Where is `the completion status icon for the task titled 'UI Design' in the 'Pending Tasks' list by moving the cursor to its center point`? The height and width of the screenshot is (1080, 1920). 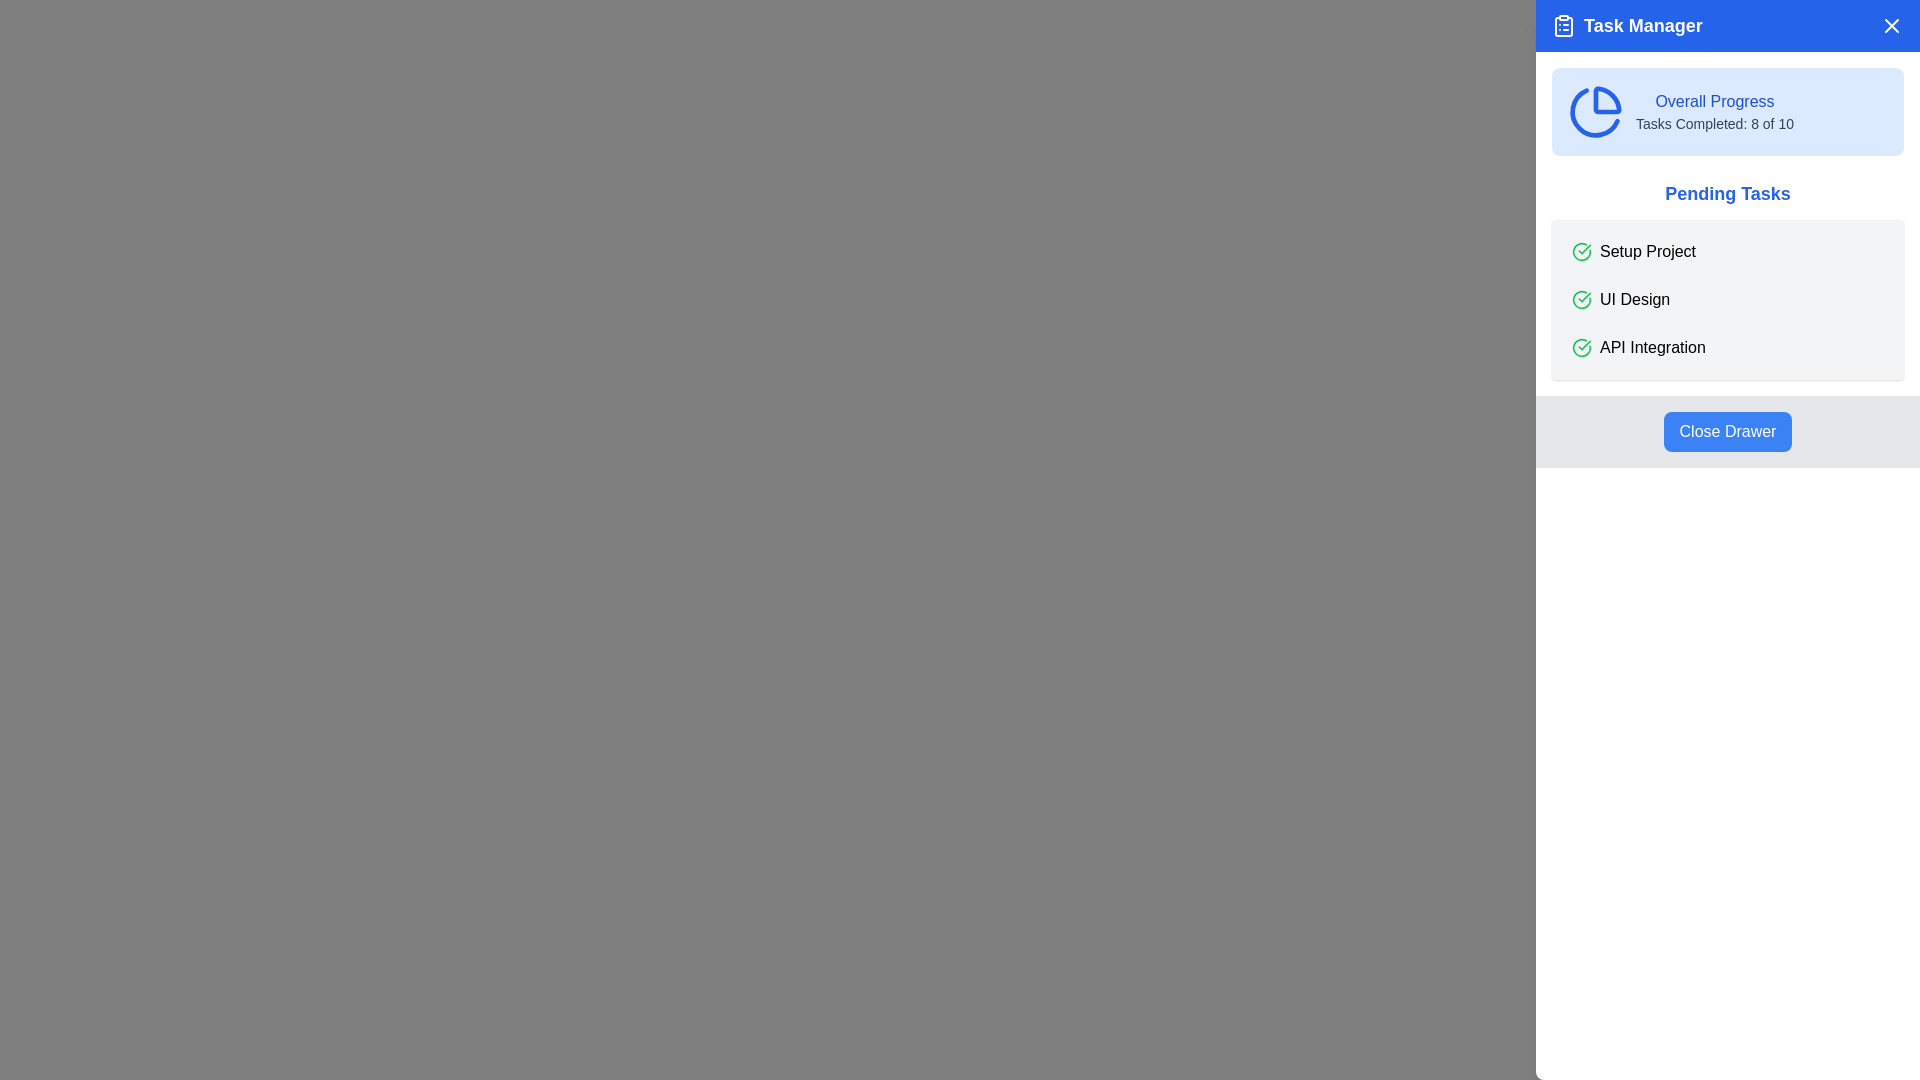
the completion status icon for the task titled 'UI Design' in the 'Pending Tasks' list by moving the cursor to its center point is located at coordinates (1581, 300).